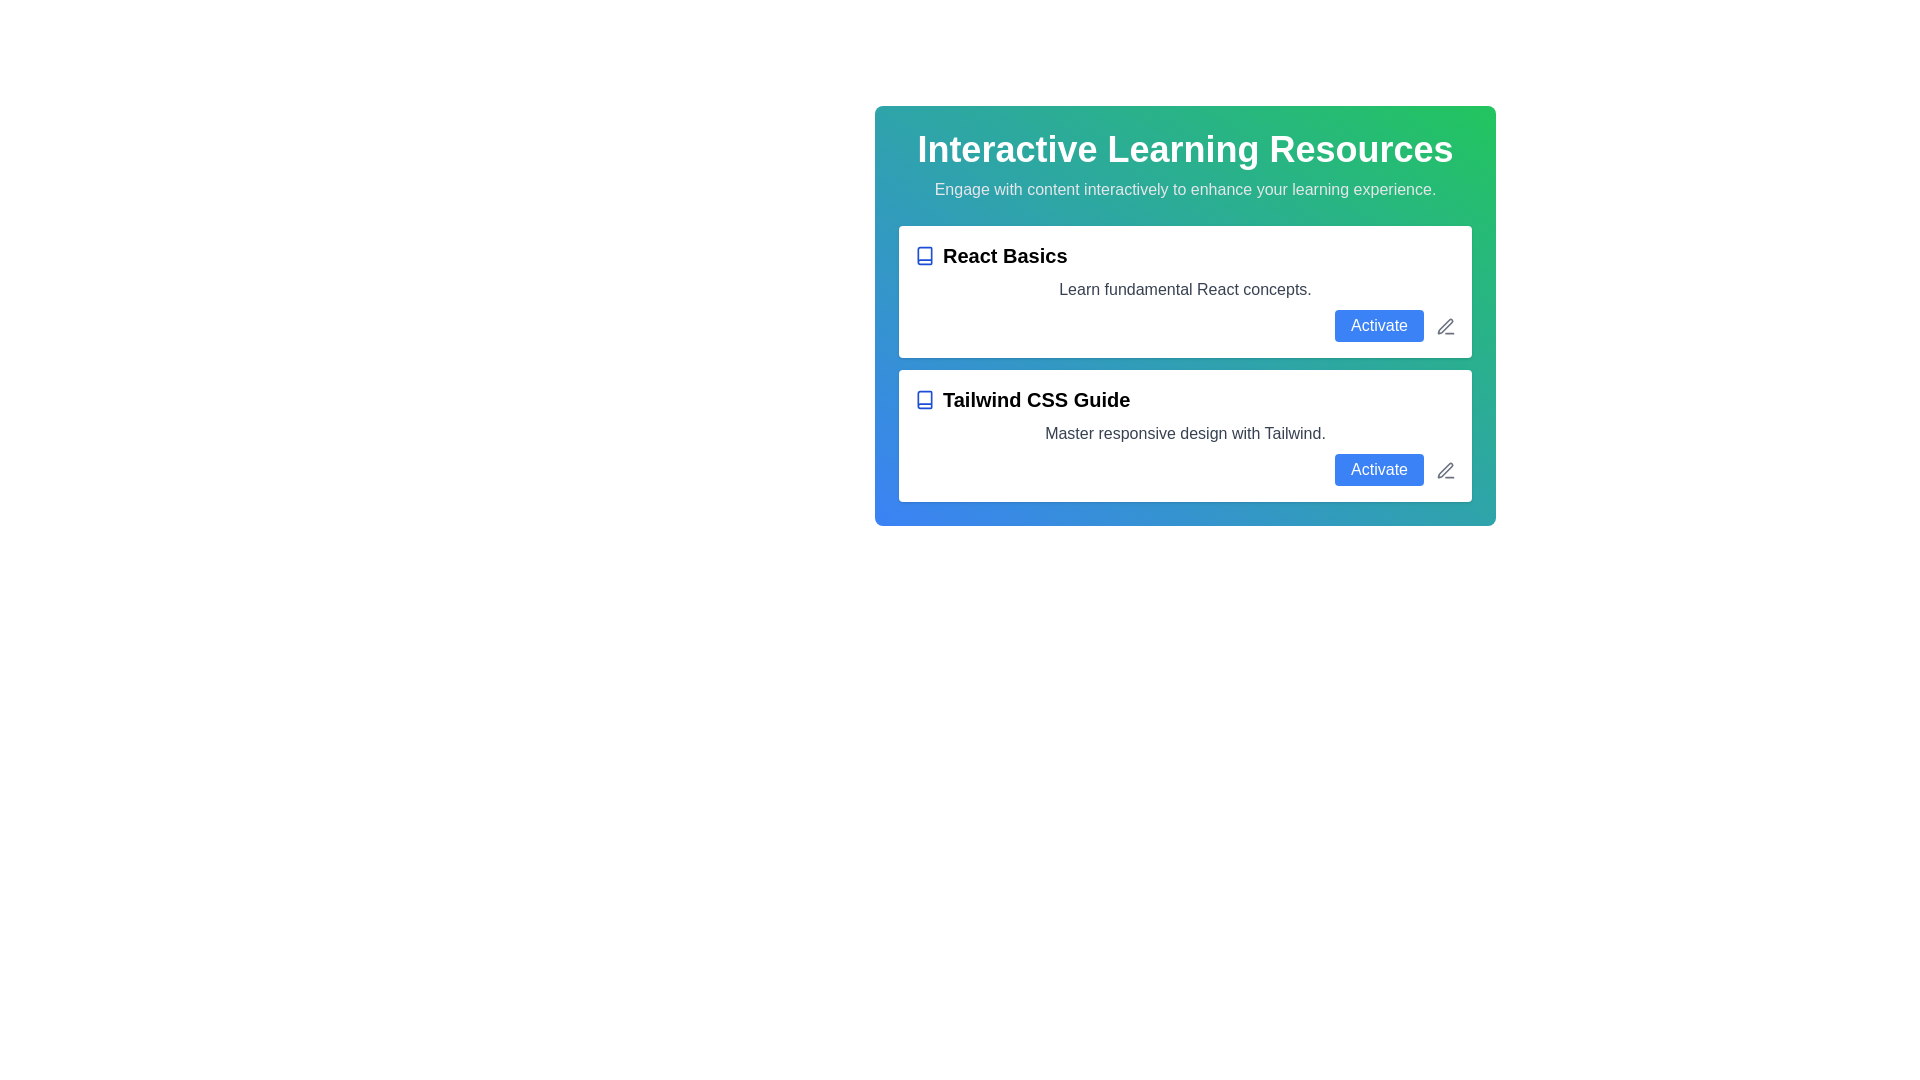 The width and height of the screenshot is (1920, 1080). What do you see at coordinates (1036, 400) in the screenshot?
I see `the 'Tailwind CSS Guide' text label located within the second card of the 'Interactive Learning Resources' section` at bounding box center [1036, 400].